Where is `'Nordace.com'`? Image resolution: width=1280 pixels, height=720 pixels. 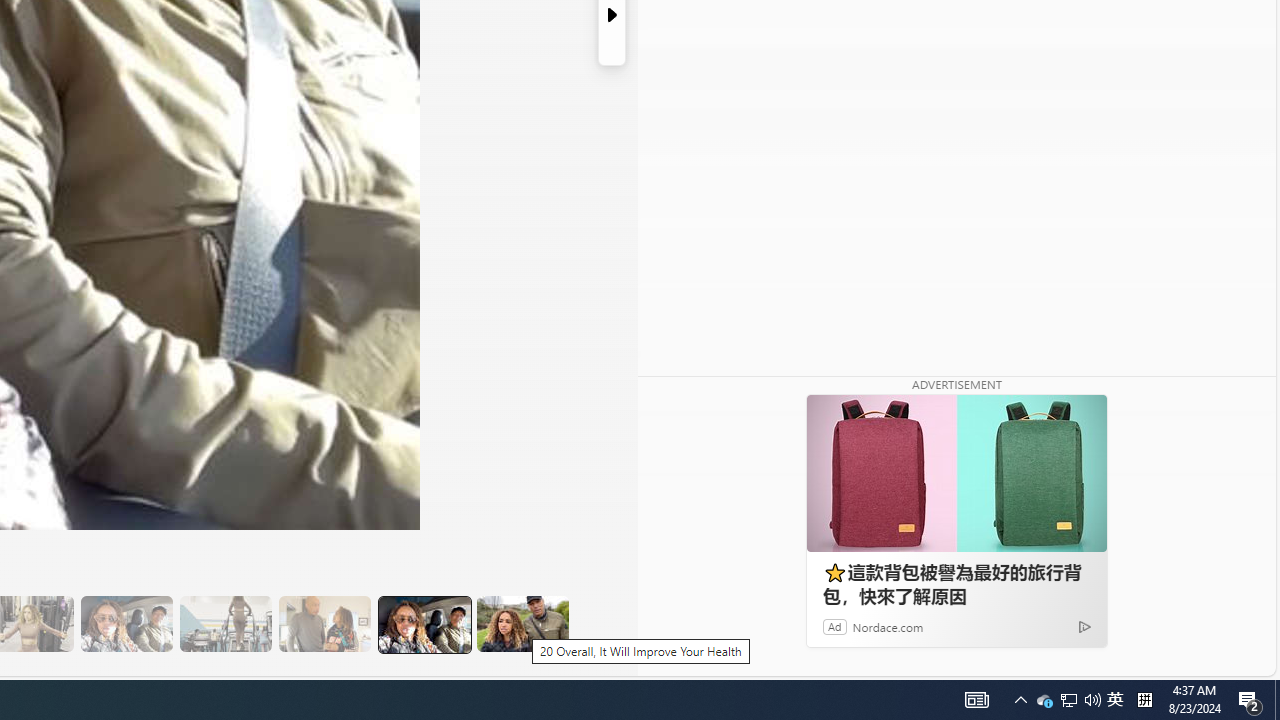
'Nordace.com' is located at coordinates (887, 625).